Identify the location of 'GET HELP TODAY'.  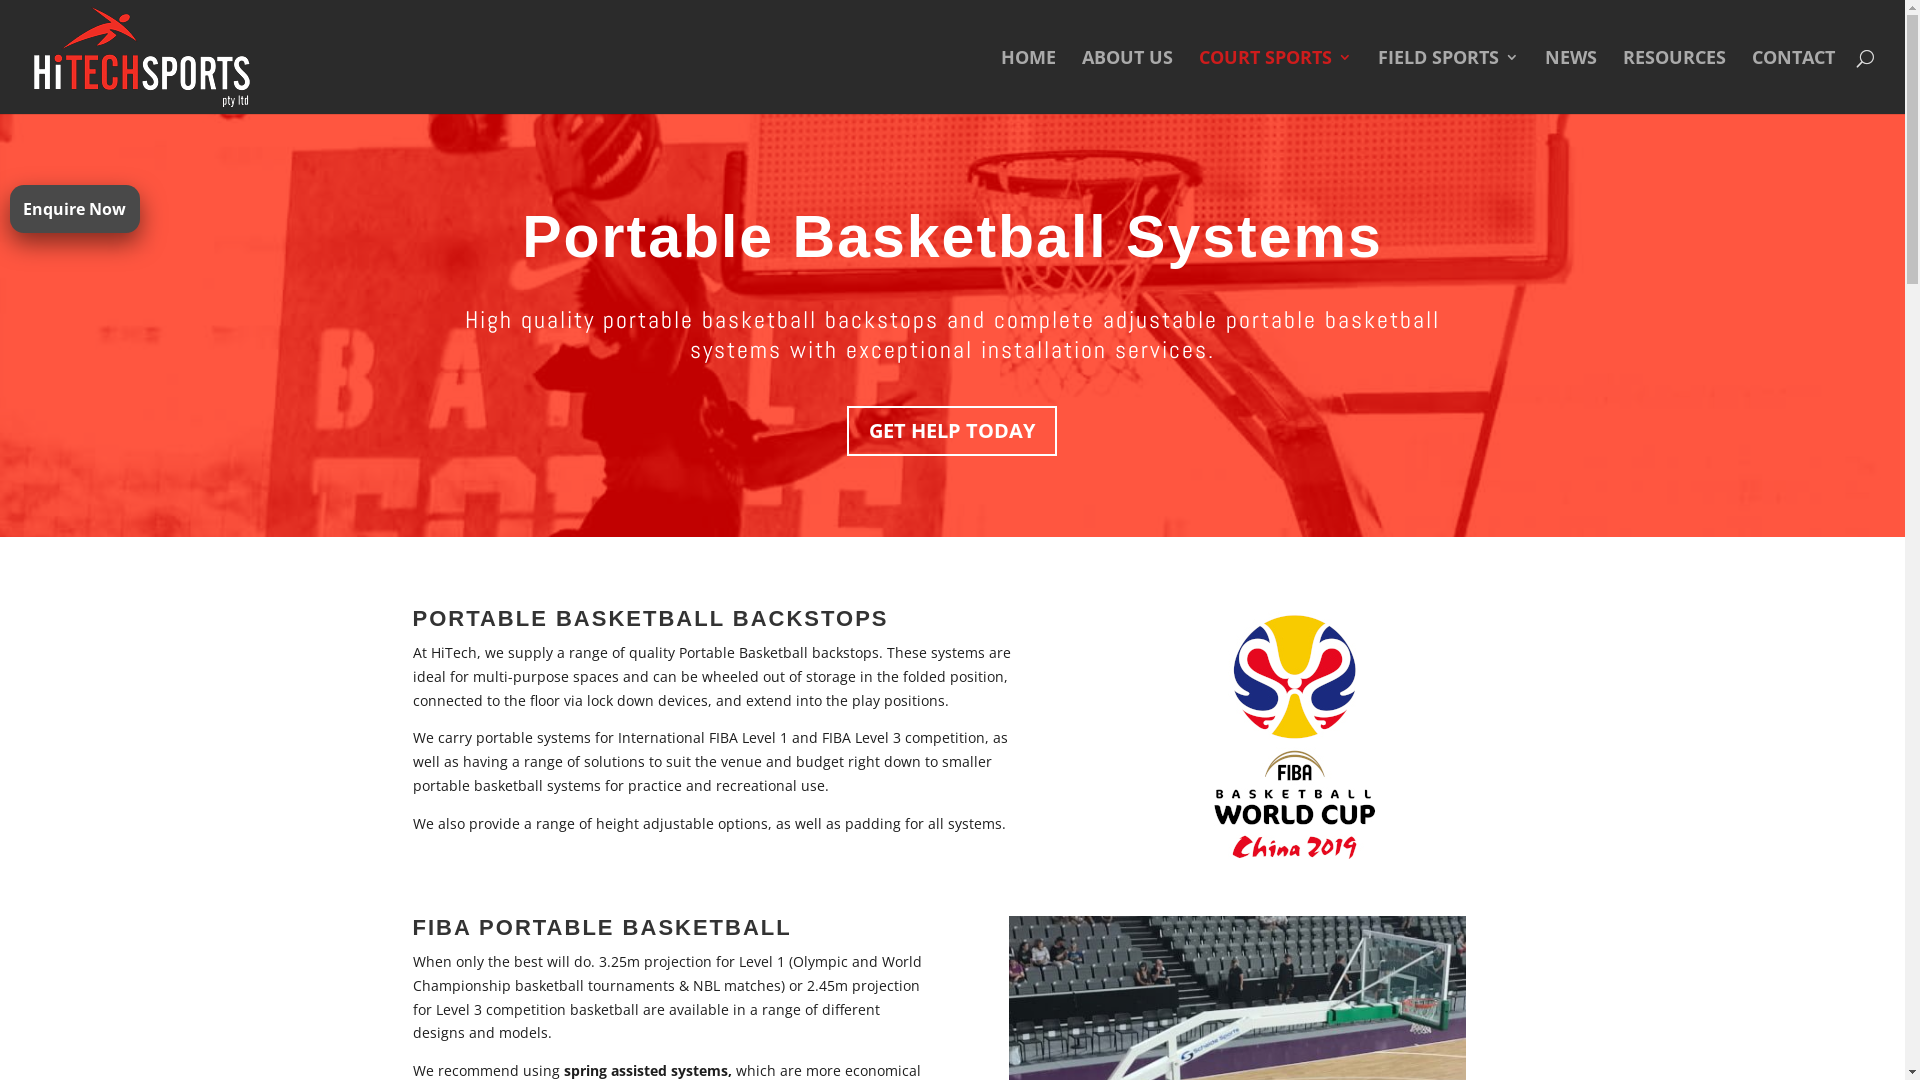
(950, 430).